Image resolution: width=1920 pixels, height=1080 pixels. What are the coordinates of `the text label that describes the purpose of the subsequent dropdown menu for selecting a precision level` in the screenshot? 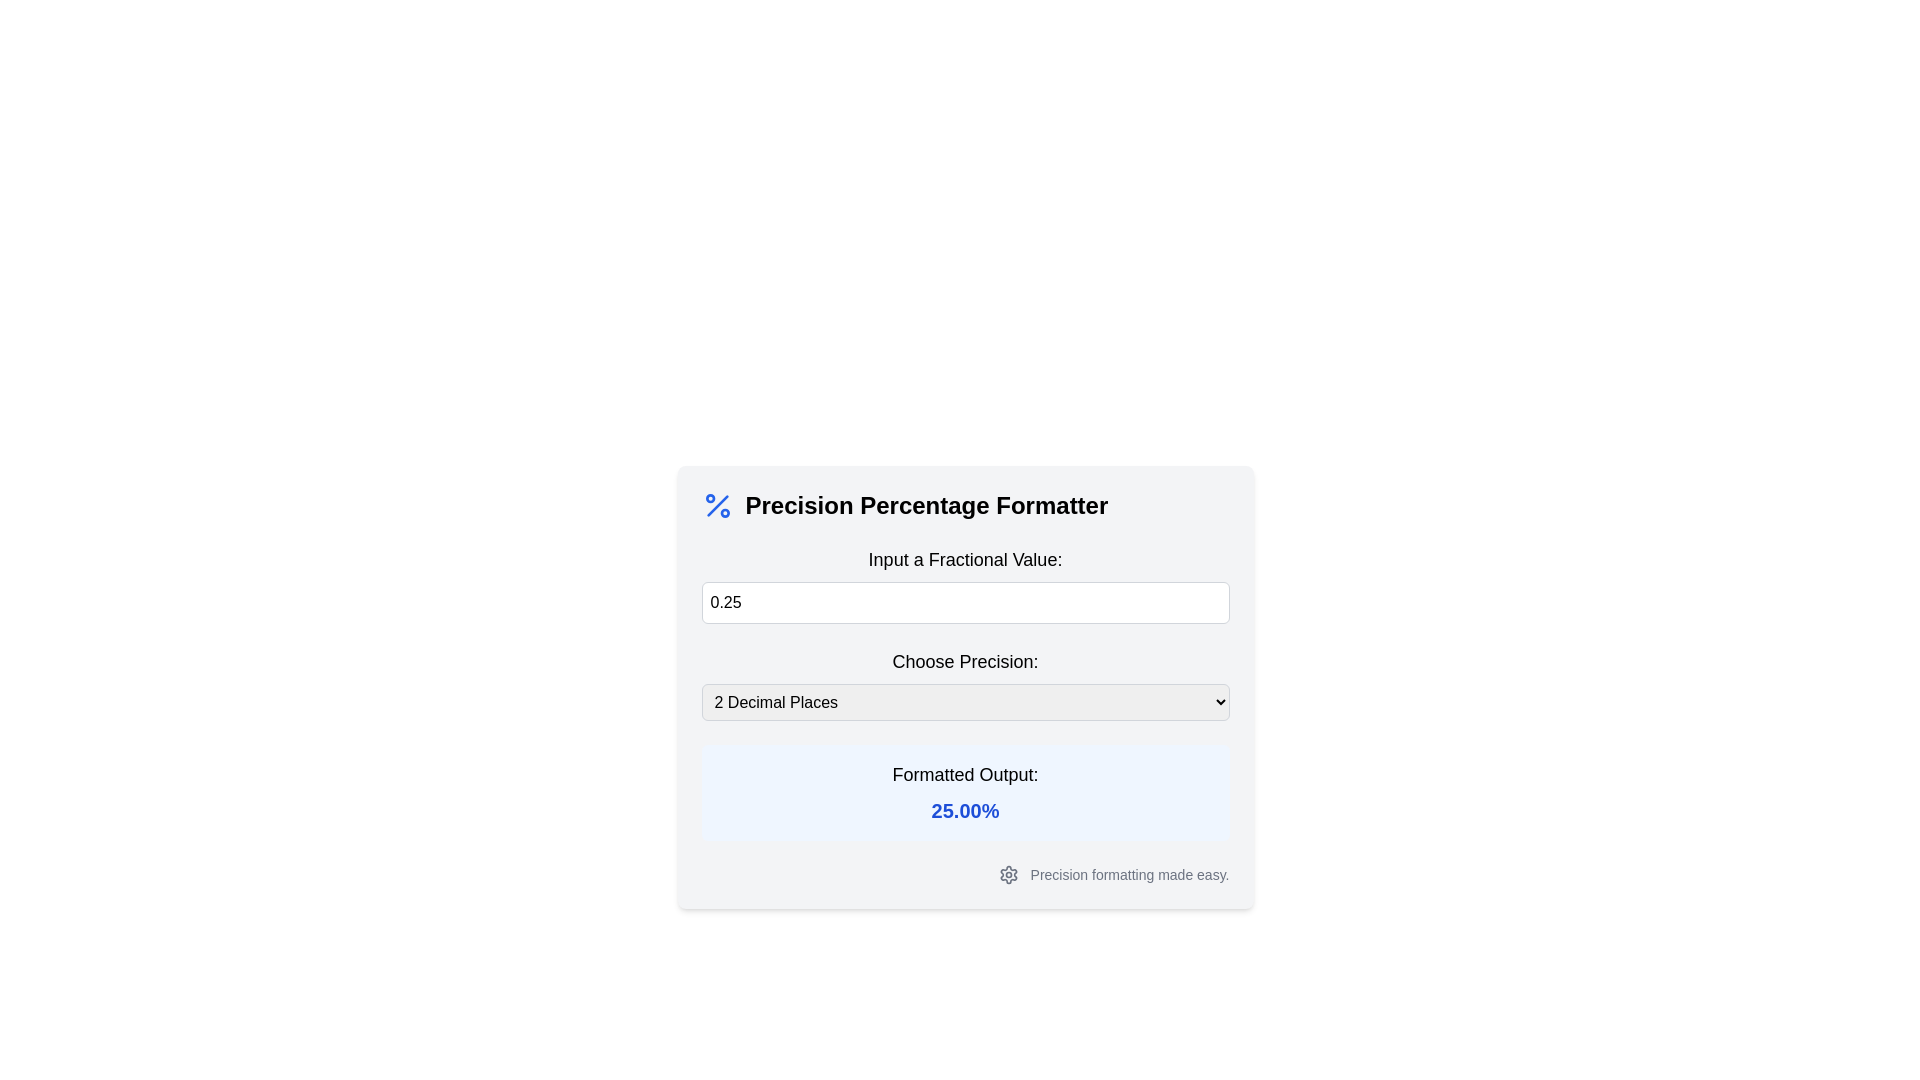 It's located at (965, 662).